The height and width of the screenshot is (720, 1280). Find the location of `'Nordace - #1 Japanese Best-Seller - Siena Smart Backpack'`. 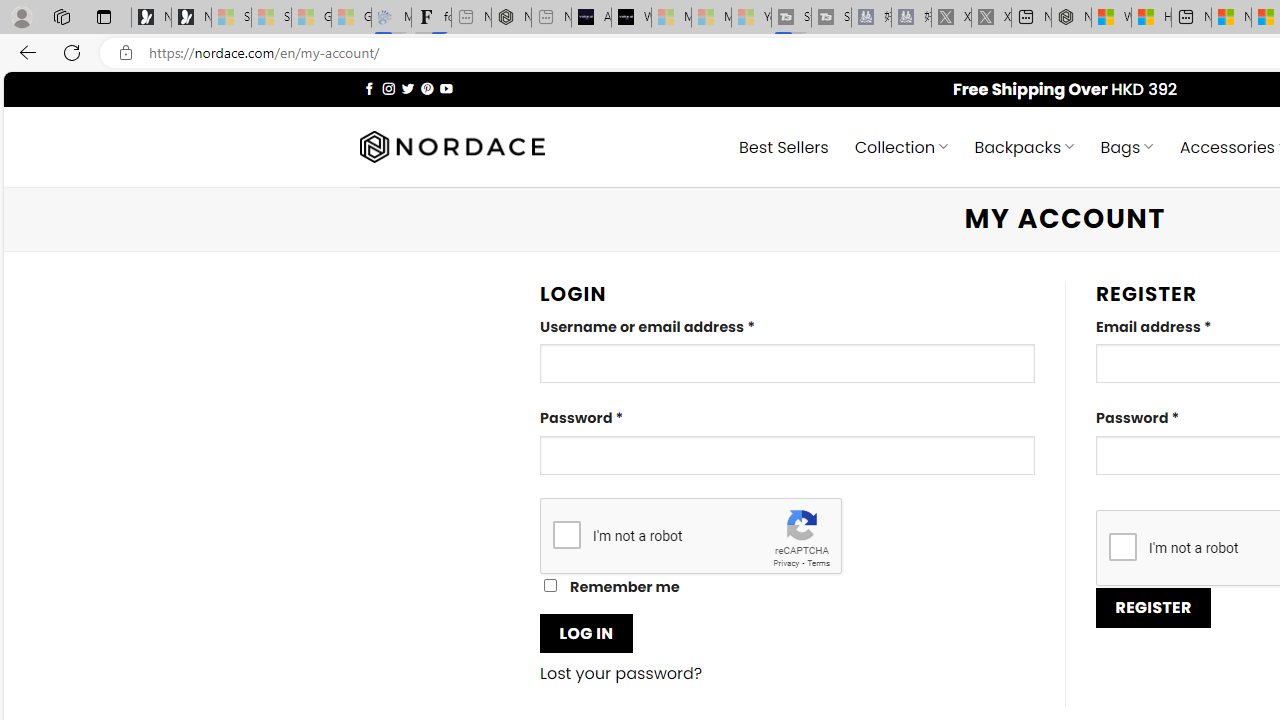

'Nordace - #1 Japanese Best-Seller - Siena Smart Backpack' is located at coordinates (511, 17).